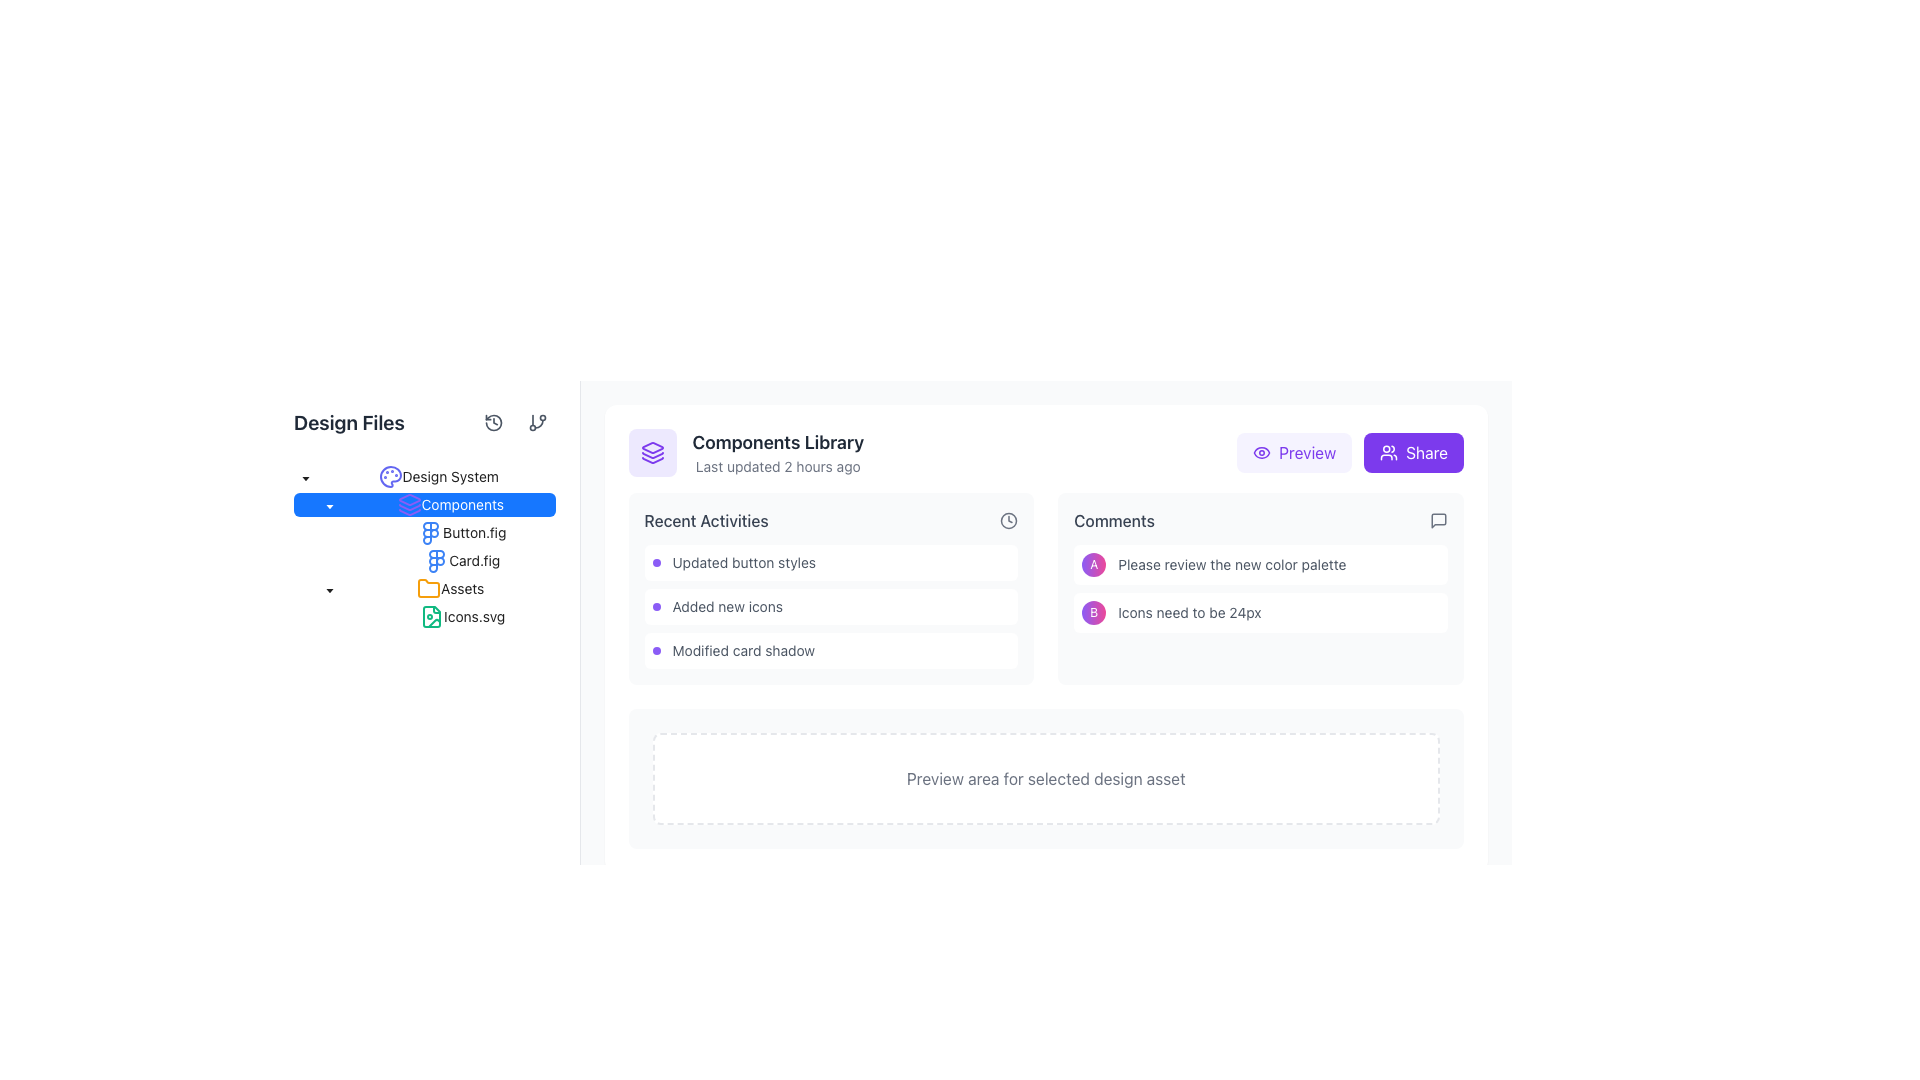  What do you see at coordinates (449, 588) in the screenshot?
I see `the 'Assets' folder item` at bounding box center [449, 588].